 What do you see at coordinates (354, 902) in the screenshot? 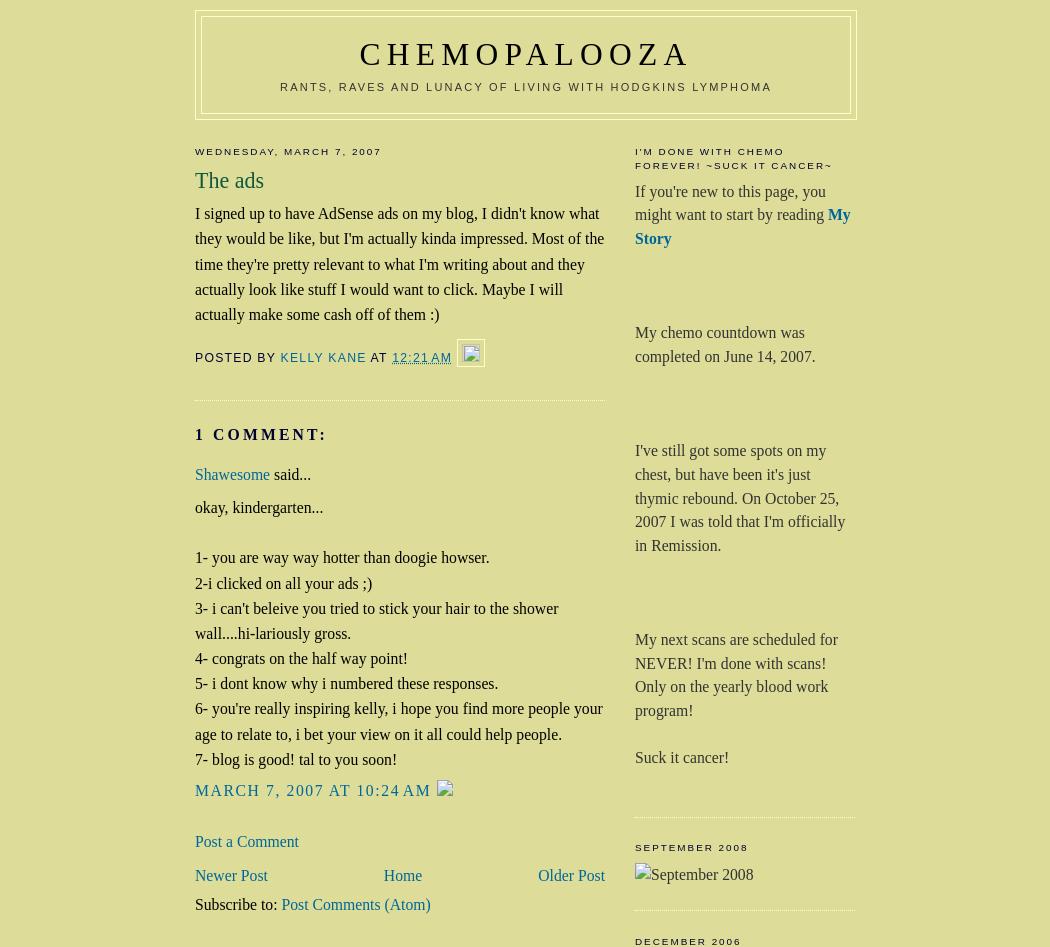
I see `'Post Comments (Atom)'` at bounding box center [354, 902].